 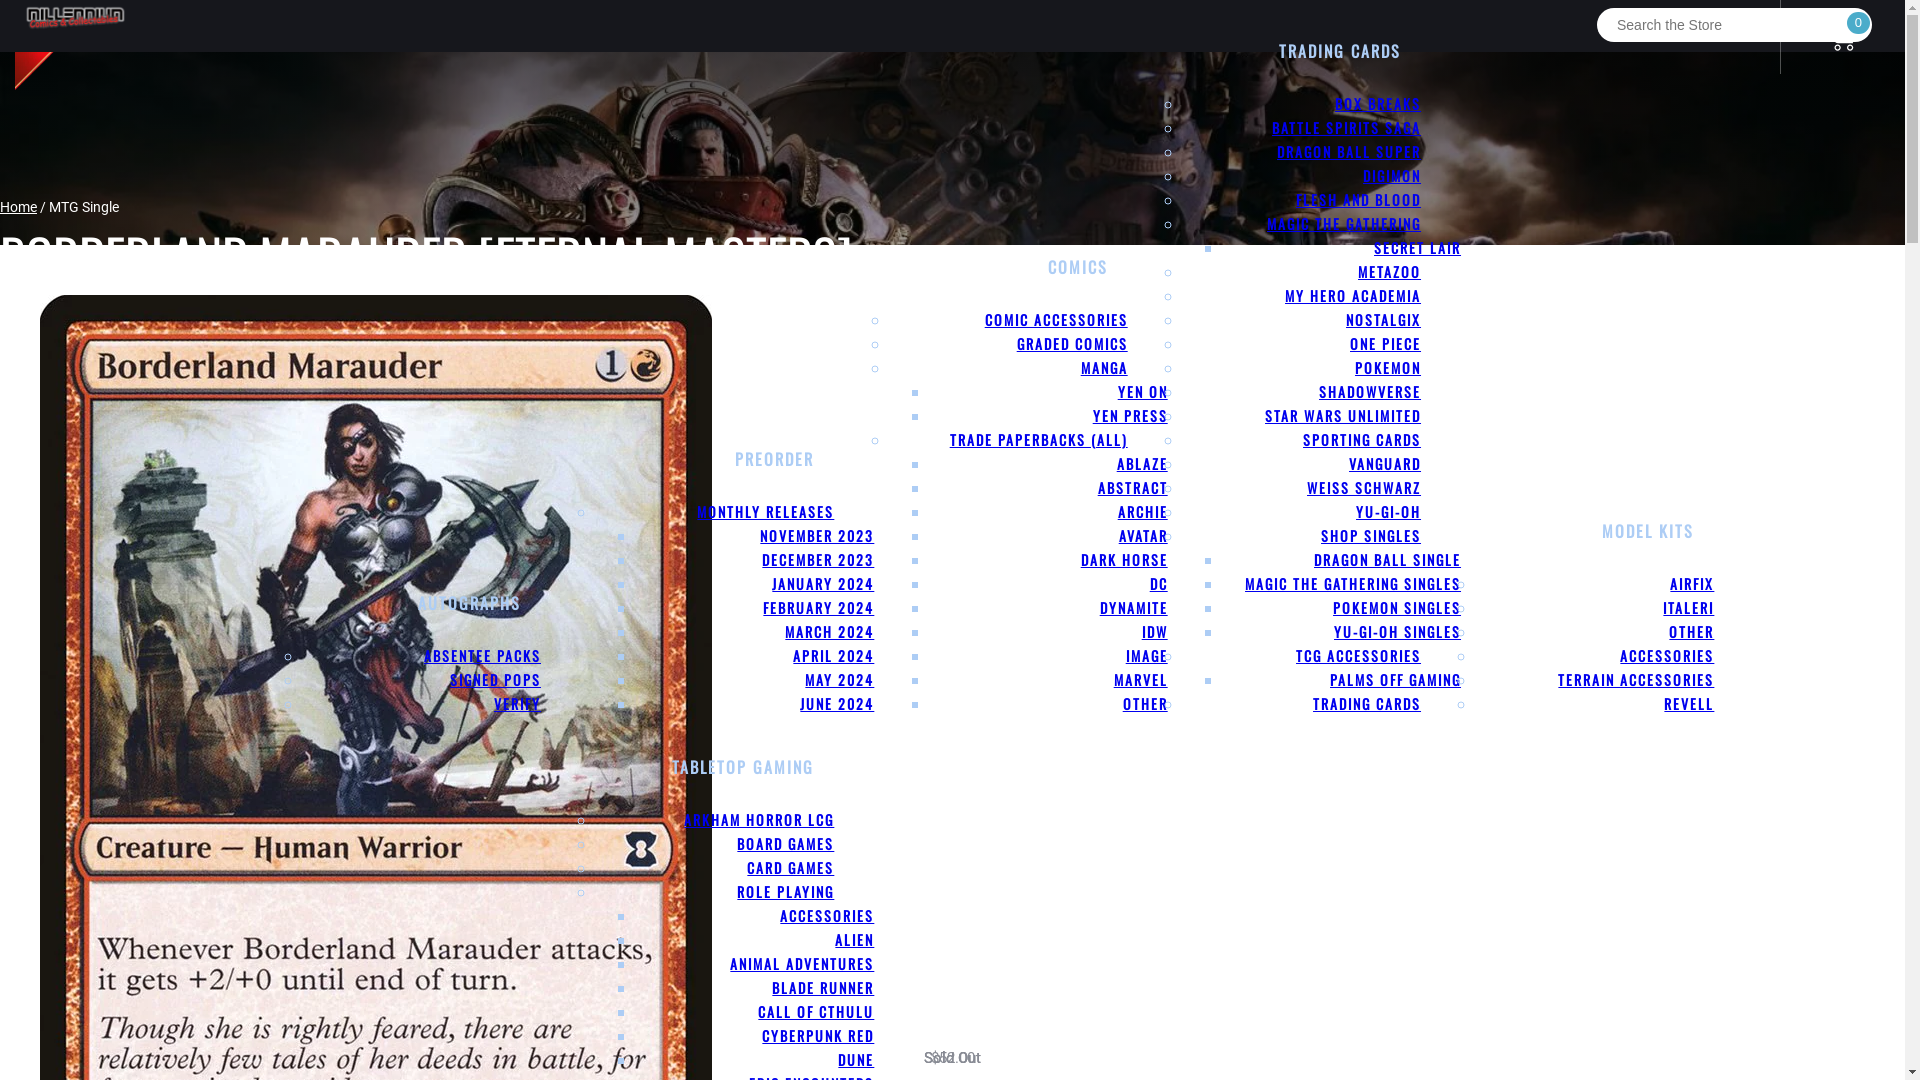 I want to click on 'TERRAIN ACCESSORIES', so click(x=1557, y=678).